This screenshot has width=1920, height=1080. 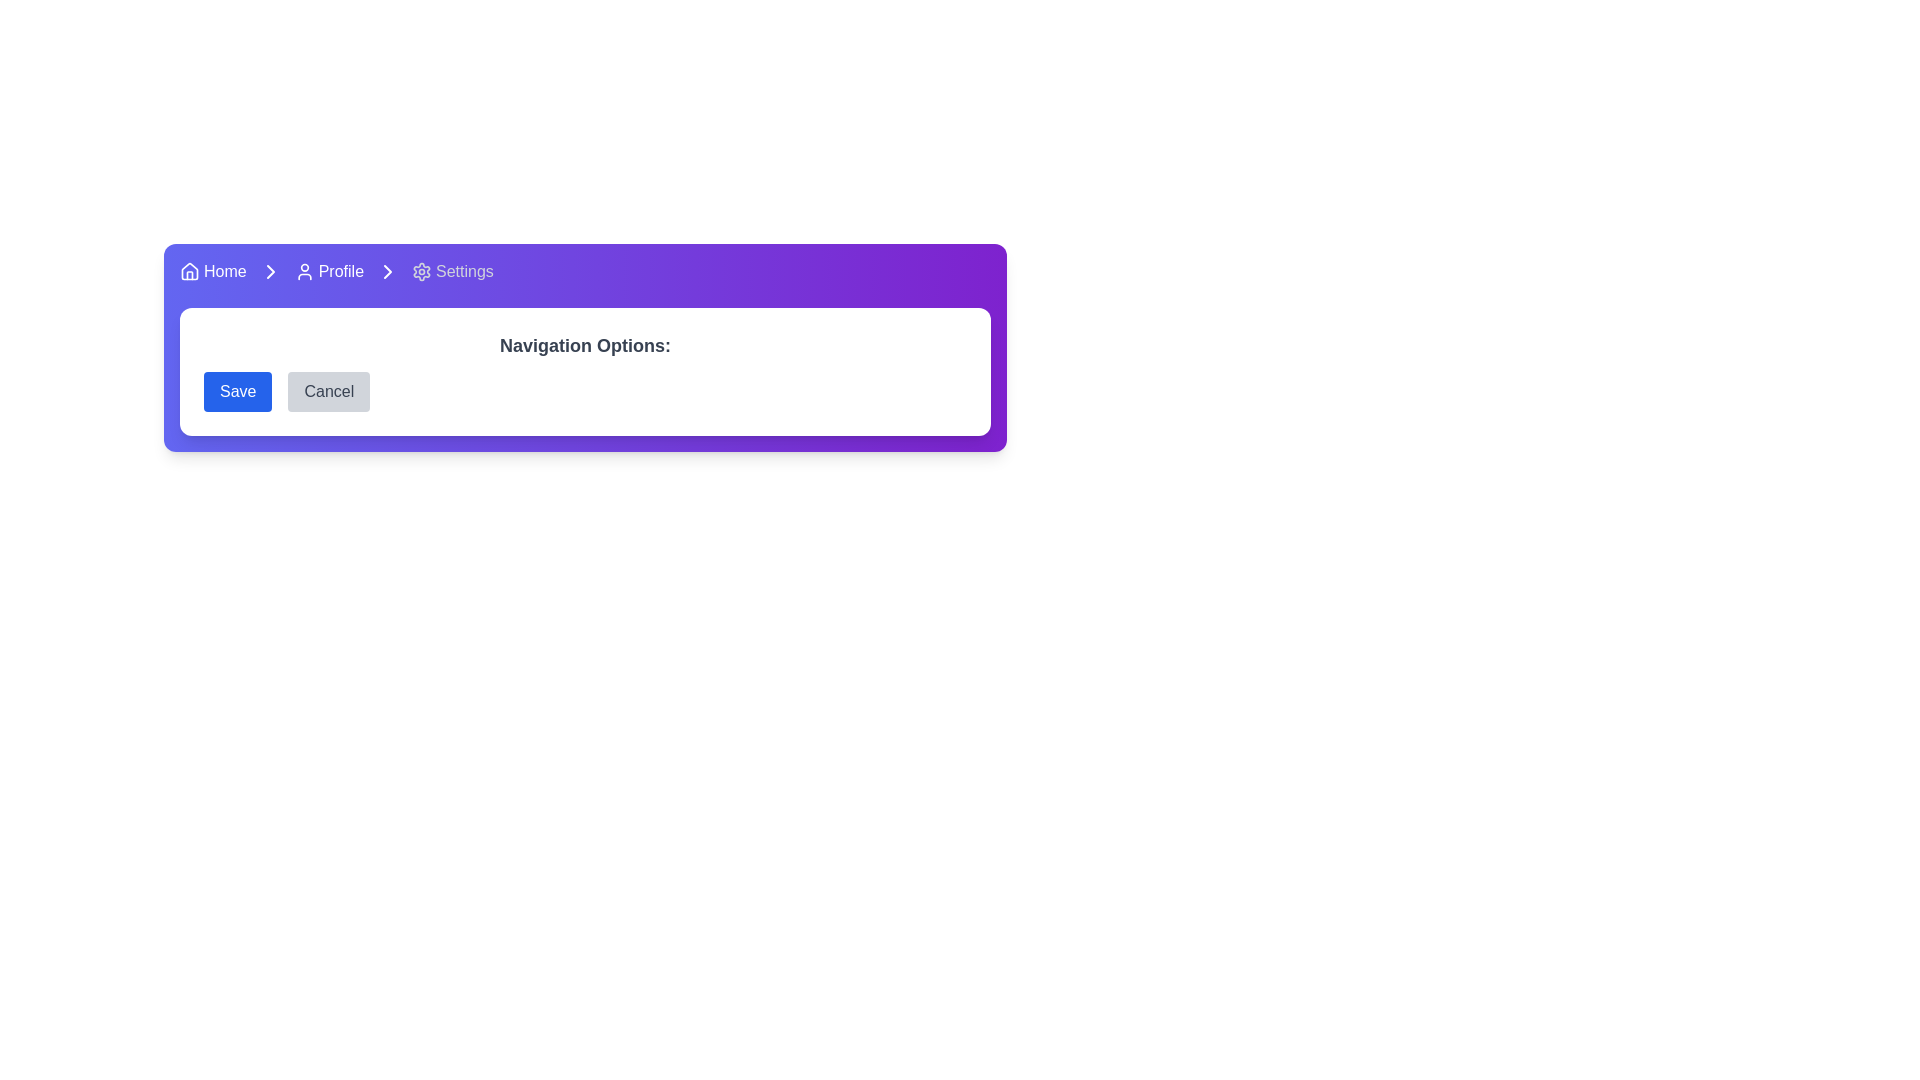 What do you see at coordinates (213, 272) in the screenshot?
I see `the interactive link located in the top-left corner of the horizontal navigation bar` at bounding box center [213, 272].